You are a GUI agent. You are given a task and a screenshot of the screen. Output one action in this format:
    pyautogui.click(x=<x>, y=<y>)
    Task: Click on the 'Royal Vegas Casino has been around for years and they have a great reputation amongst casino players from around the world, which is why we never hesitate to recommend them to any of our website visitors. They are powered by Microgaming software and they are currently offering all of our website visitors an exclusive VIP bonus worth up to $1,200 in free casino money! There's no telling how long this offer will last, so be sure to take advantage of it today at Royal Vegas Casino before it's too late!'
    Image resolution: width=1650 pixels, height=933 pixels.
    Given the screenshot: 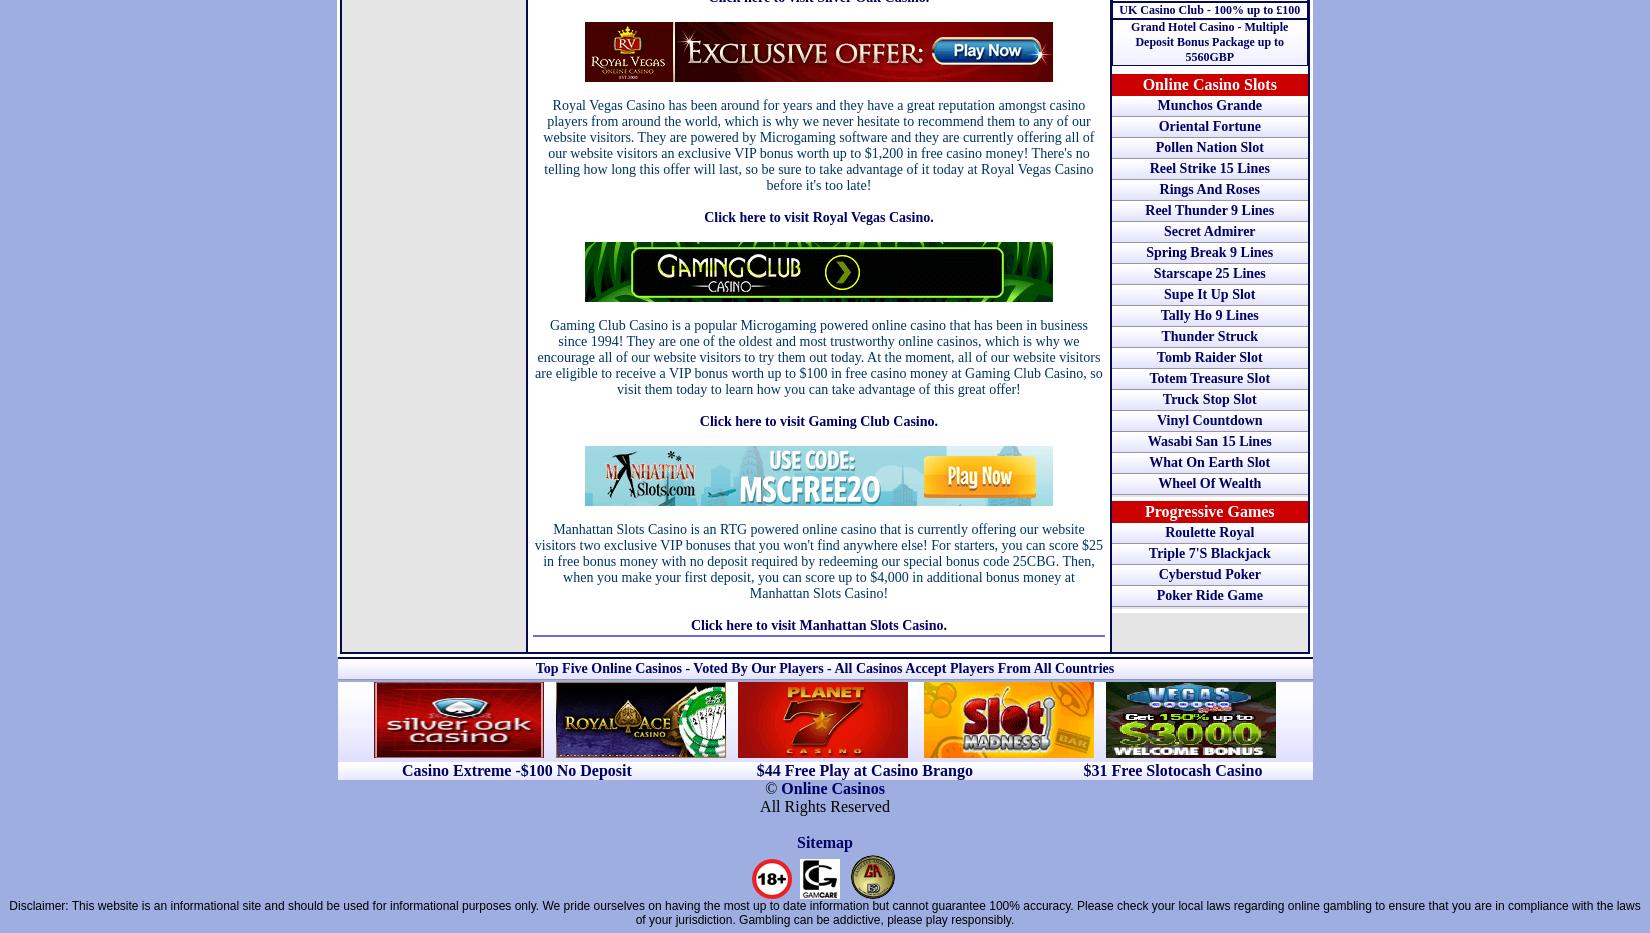 What is the action you would take?
    pyautogui.click(x=817, y=144)
    